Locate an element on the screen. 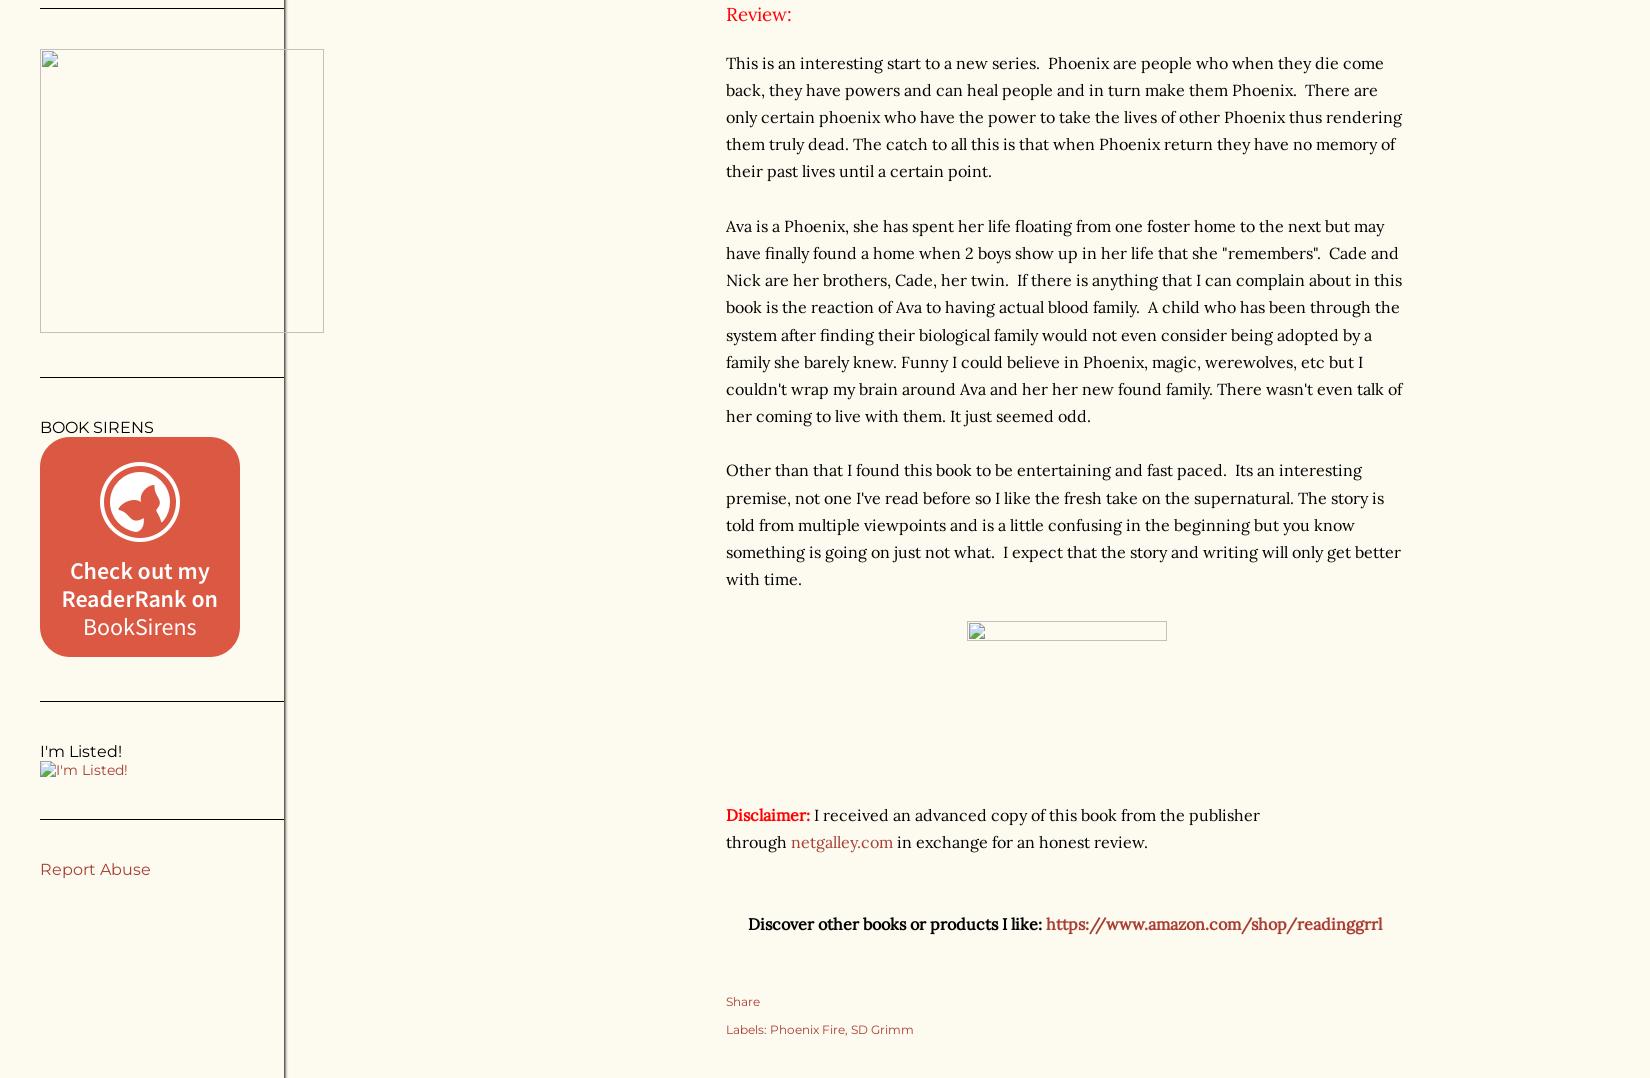  'SD Grimm' is located at coordinates (882, 1027).